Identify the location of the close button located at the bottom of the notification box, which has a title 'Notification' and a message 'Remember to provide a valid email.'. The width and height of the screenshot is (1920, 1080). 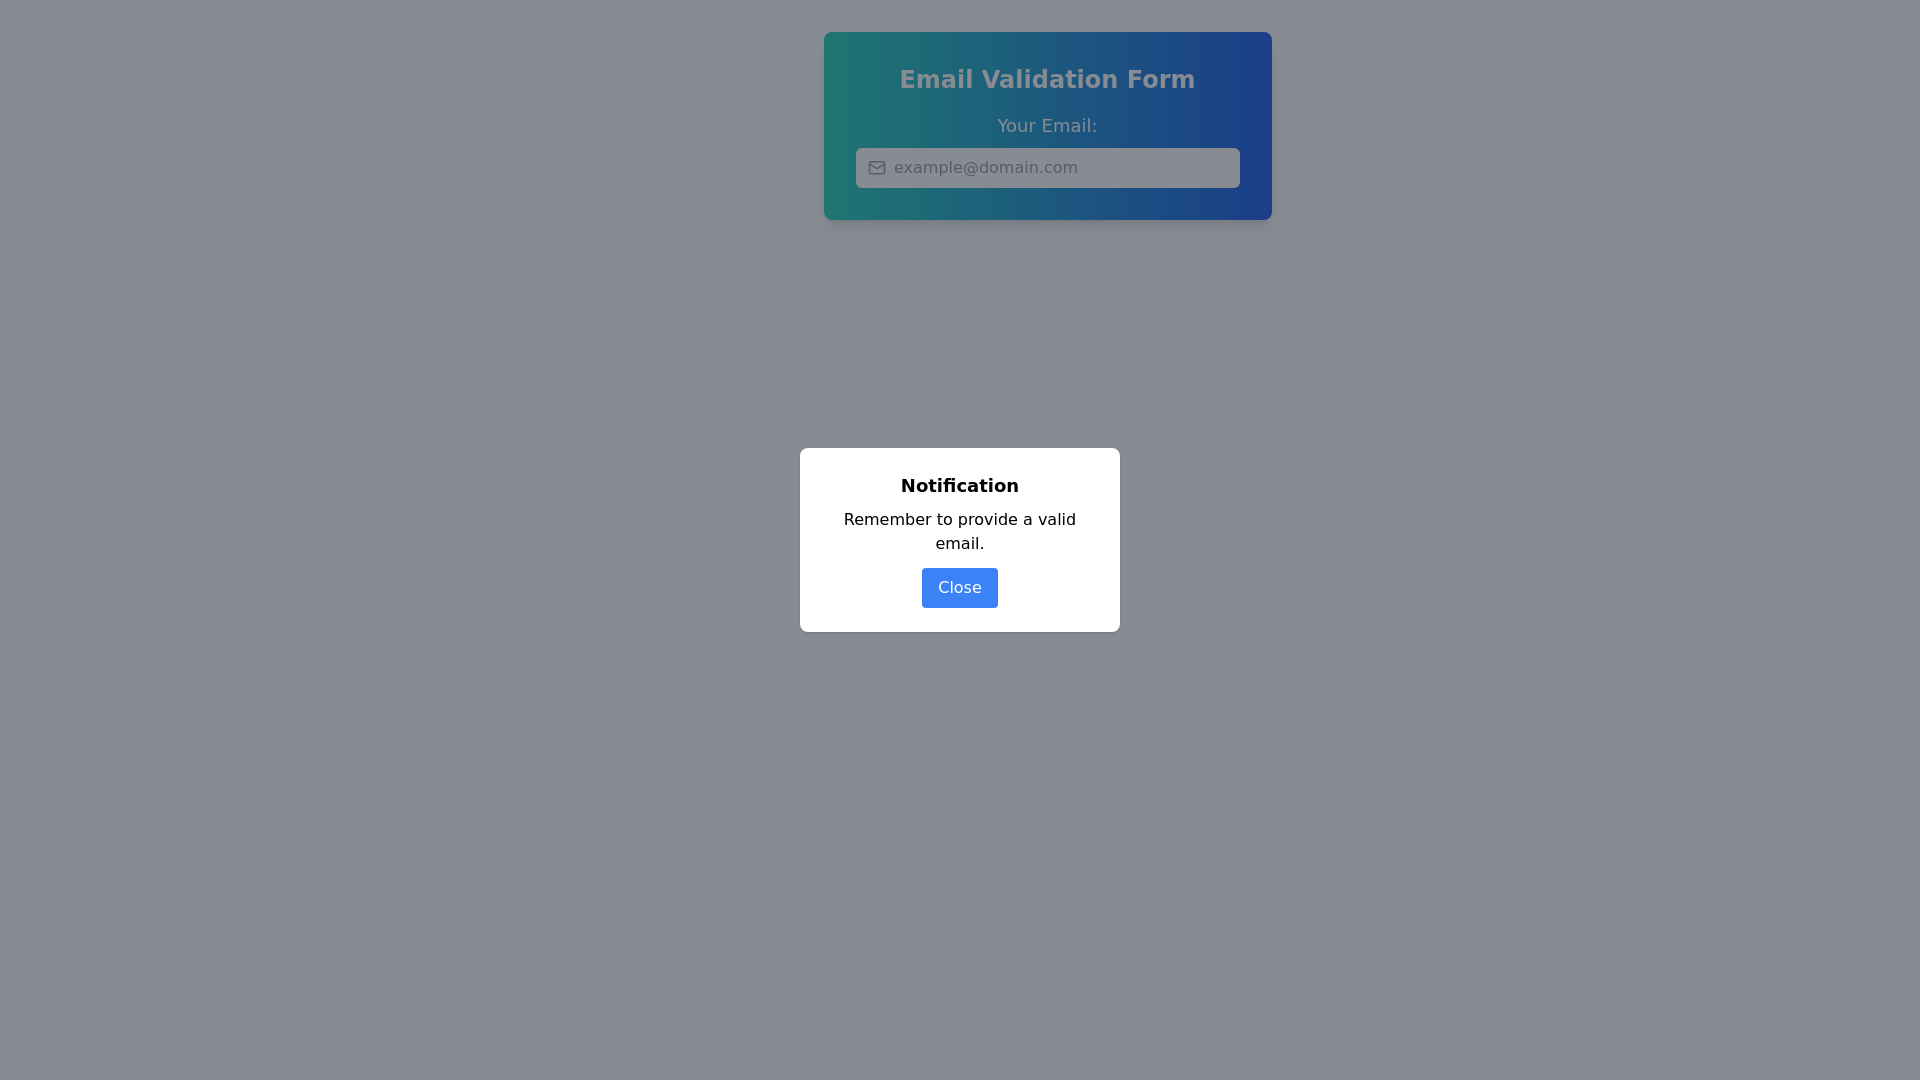
(960, 586).